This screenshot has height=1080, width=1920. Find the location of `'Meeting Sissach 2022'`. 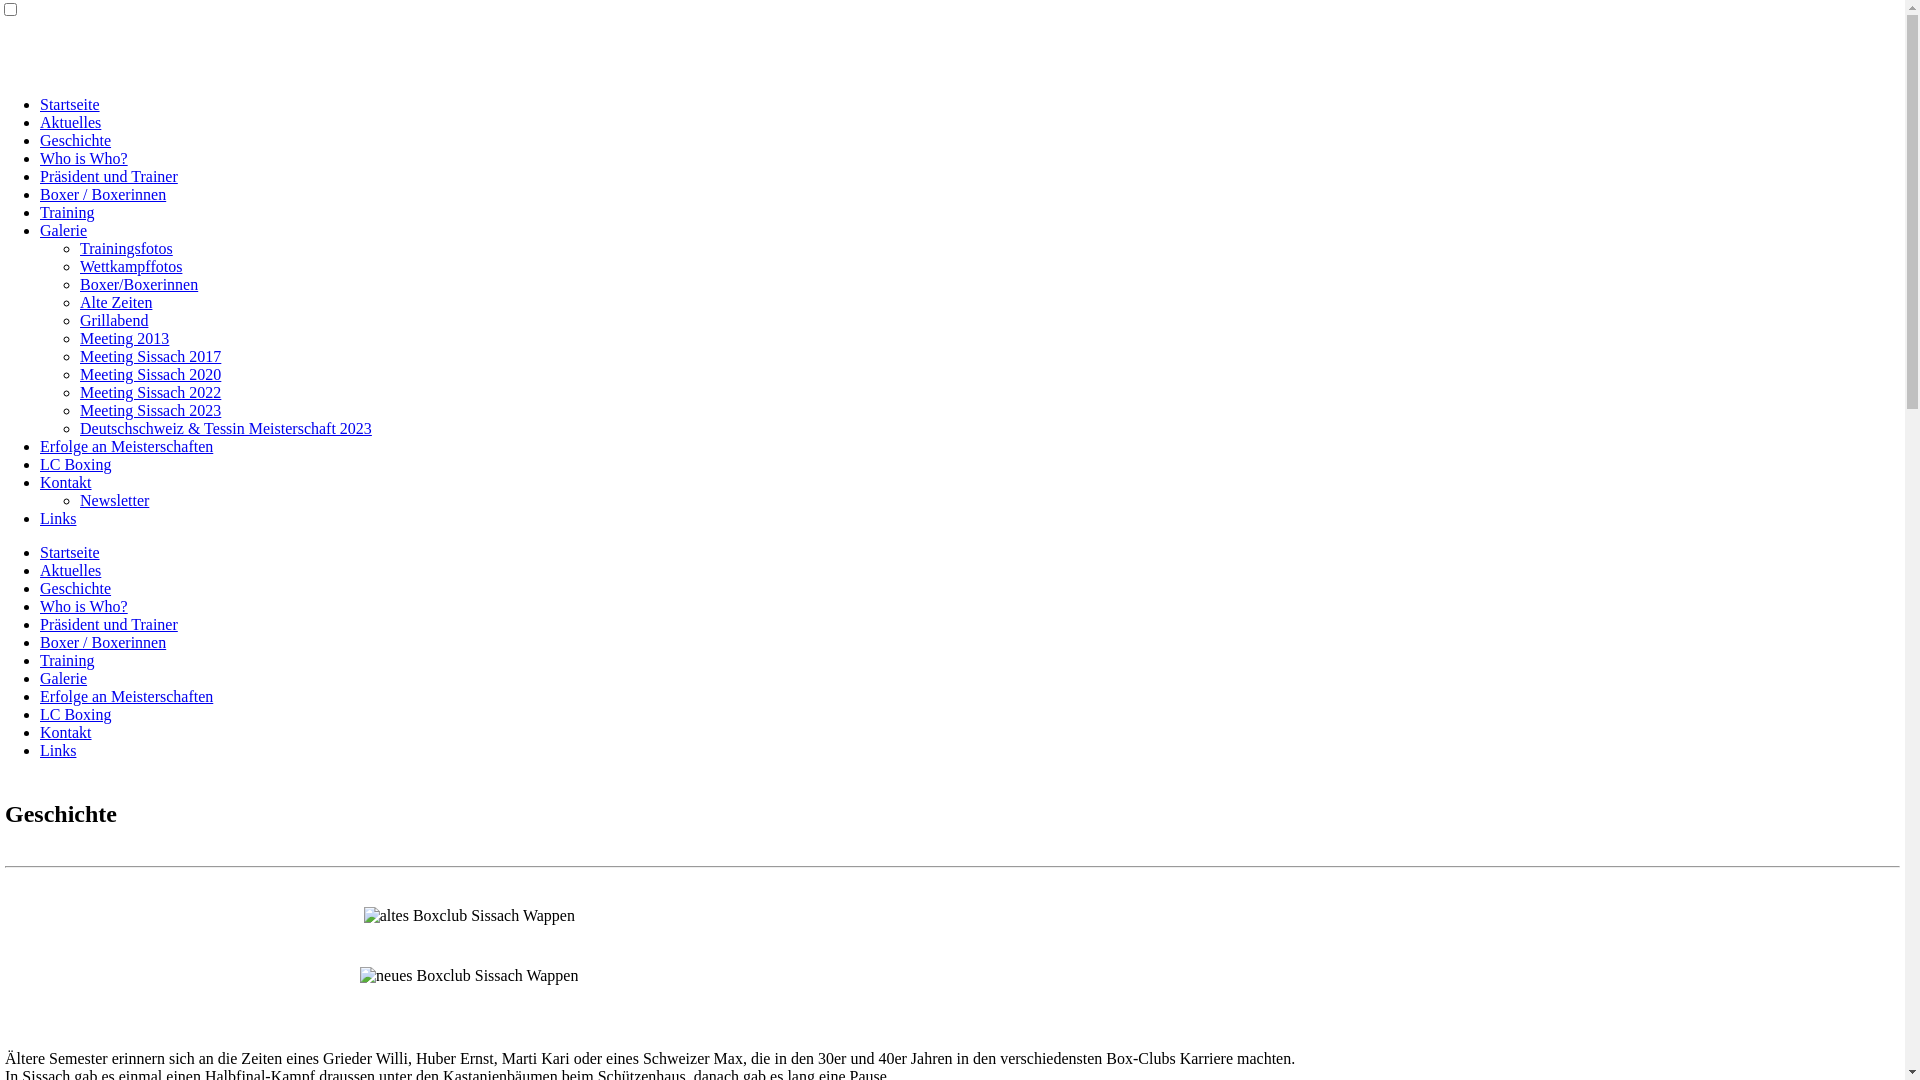

'Meeting Sissach 2022' is located at coordinates (149, 392).